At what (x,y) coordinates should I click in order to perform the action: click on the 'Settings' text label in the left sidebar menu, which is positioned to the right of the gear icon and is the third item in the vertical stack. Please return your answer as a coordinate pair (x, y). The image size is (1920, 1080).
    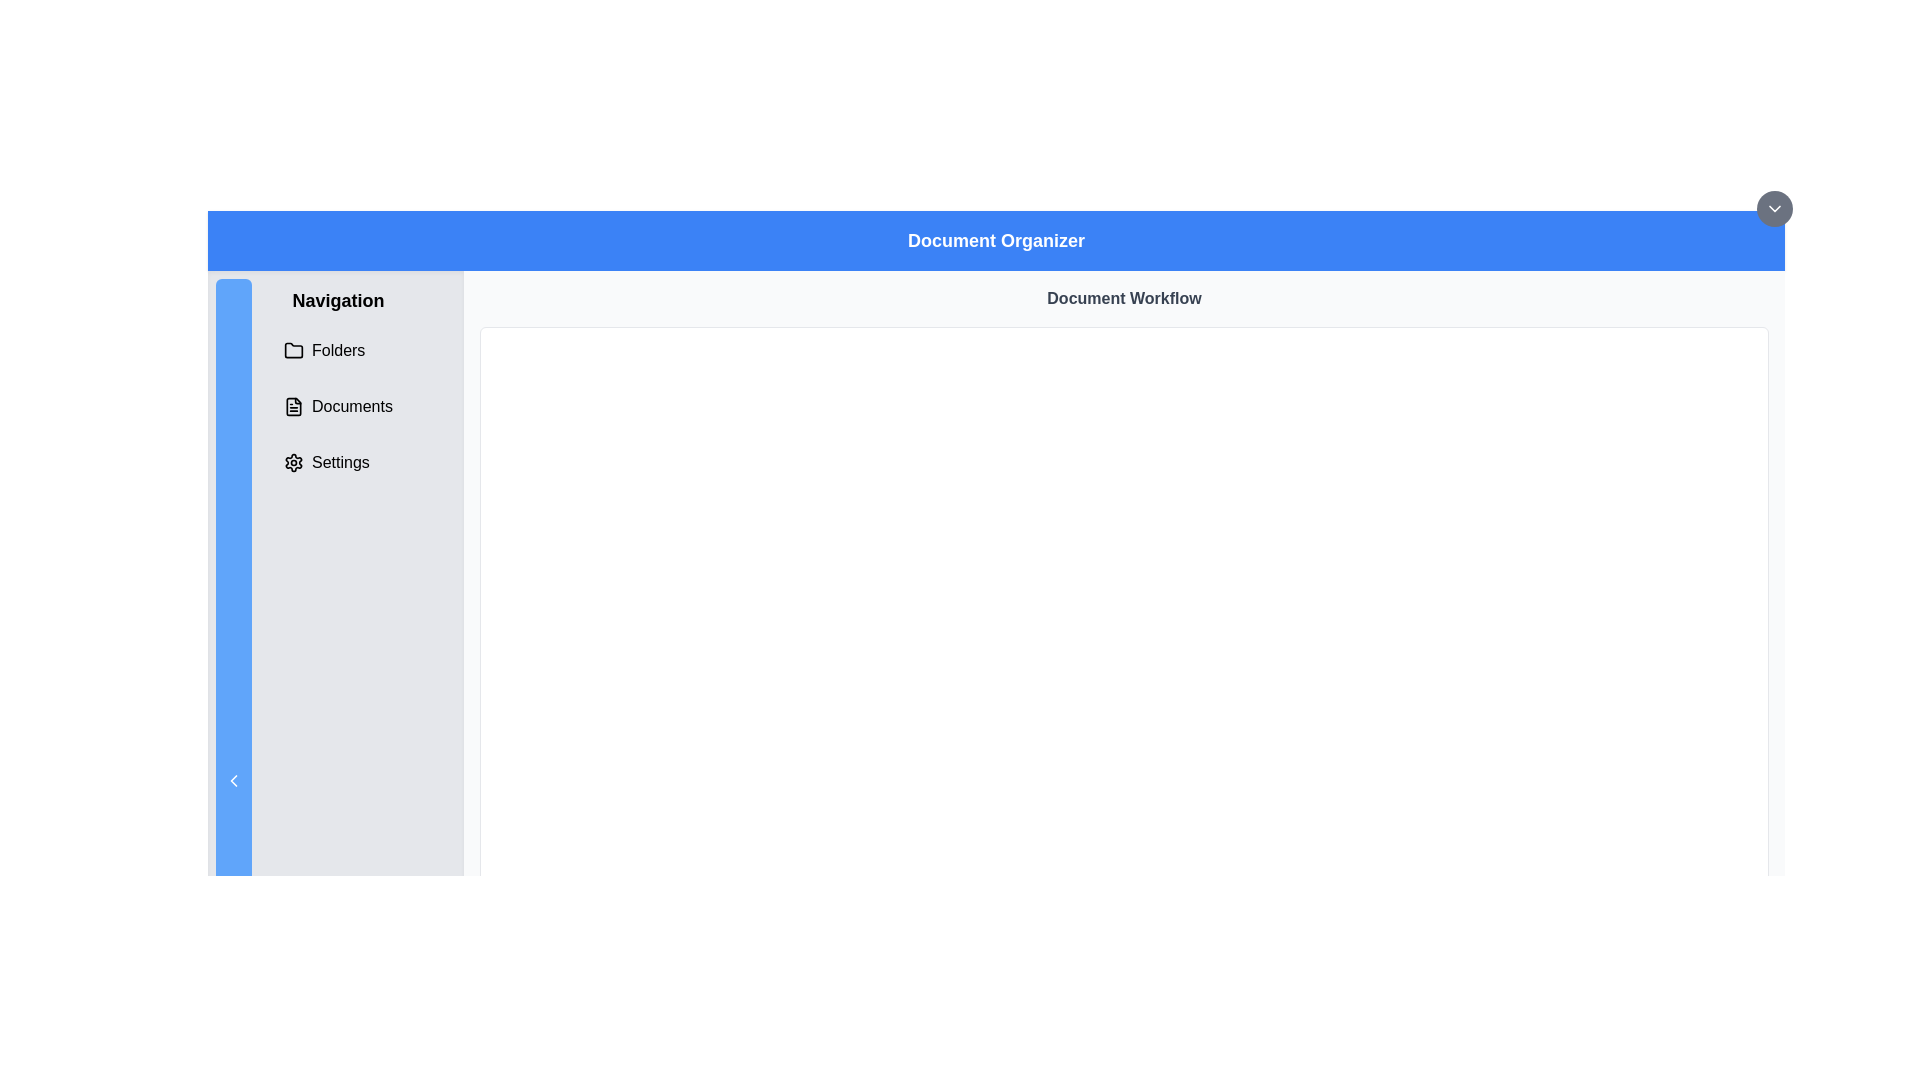
    Looking at the image, I should click on (340, 462).